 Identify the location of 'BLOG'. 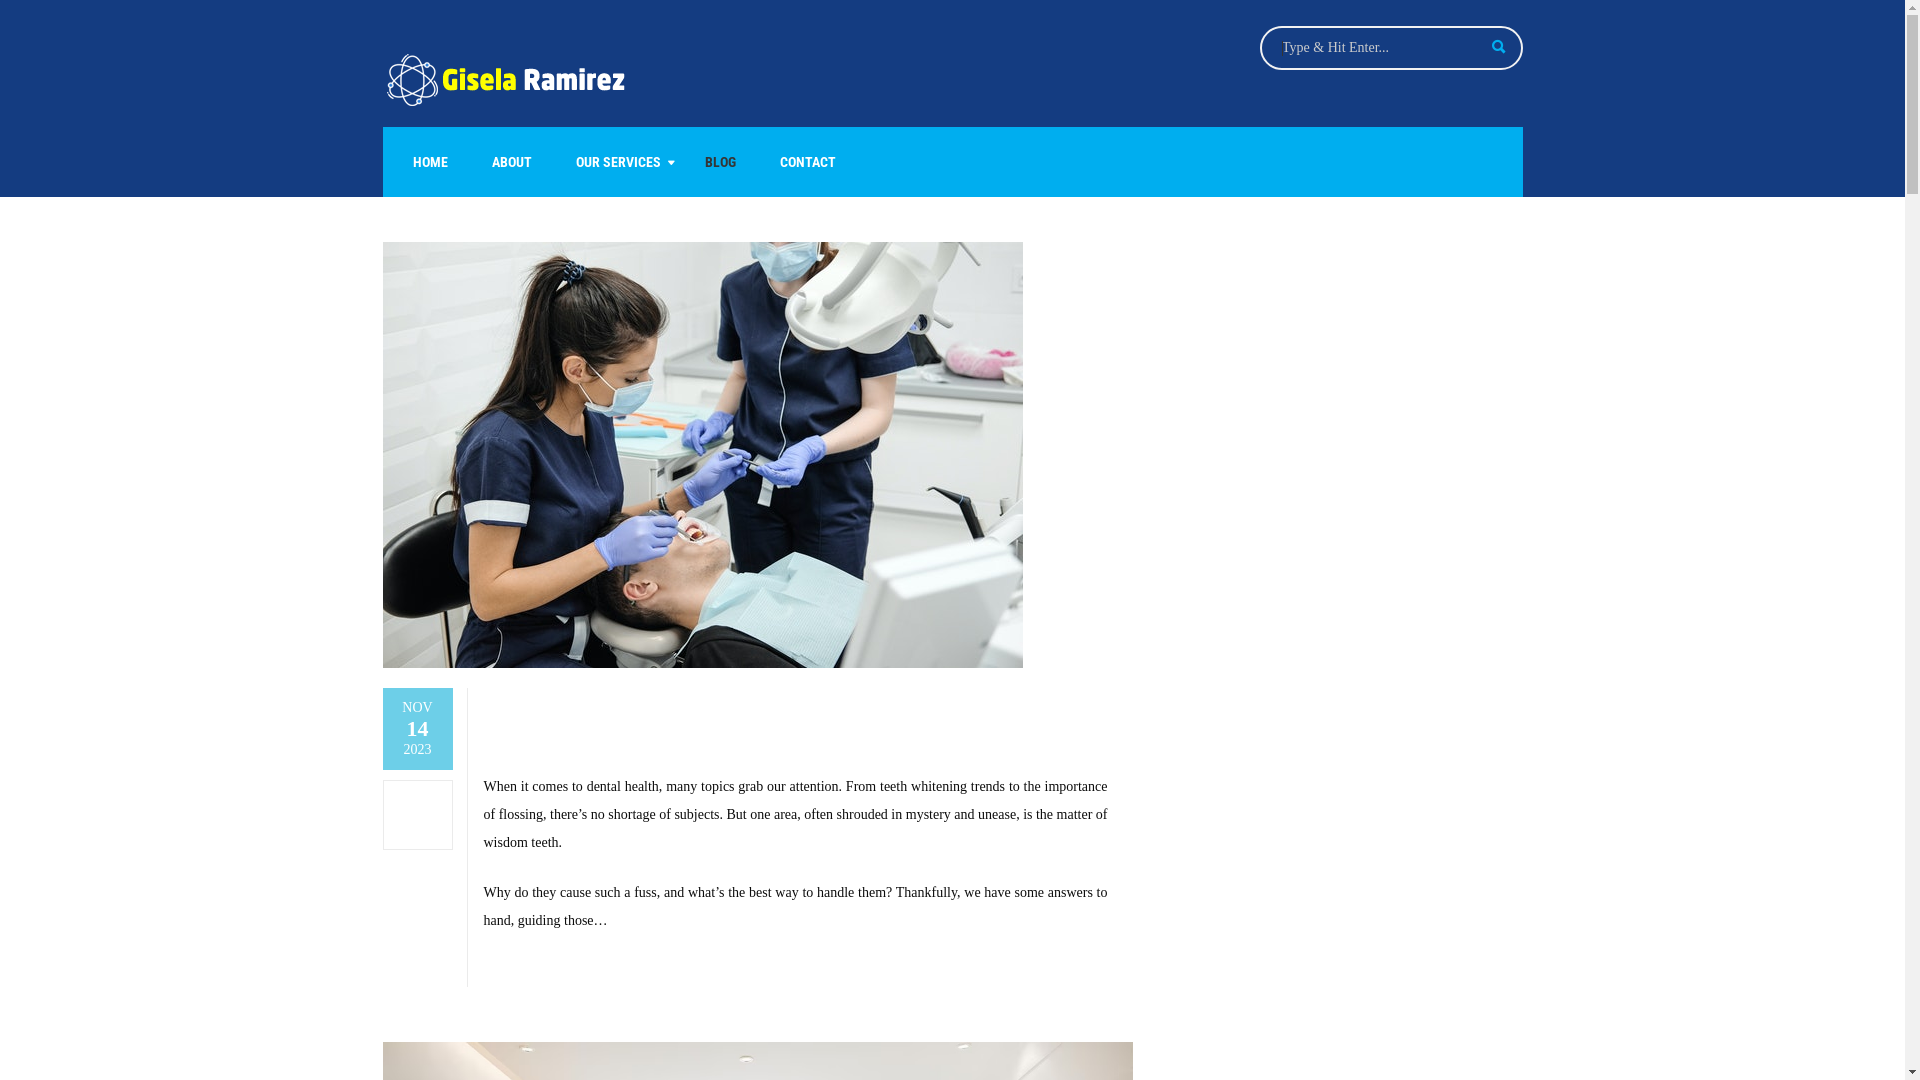
(719, 161).